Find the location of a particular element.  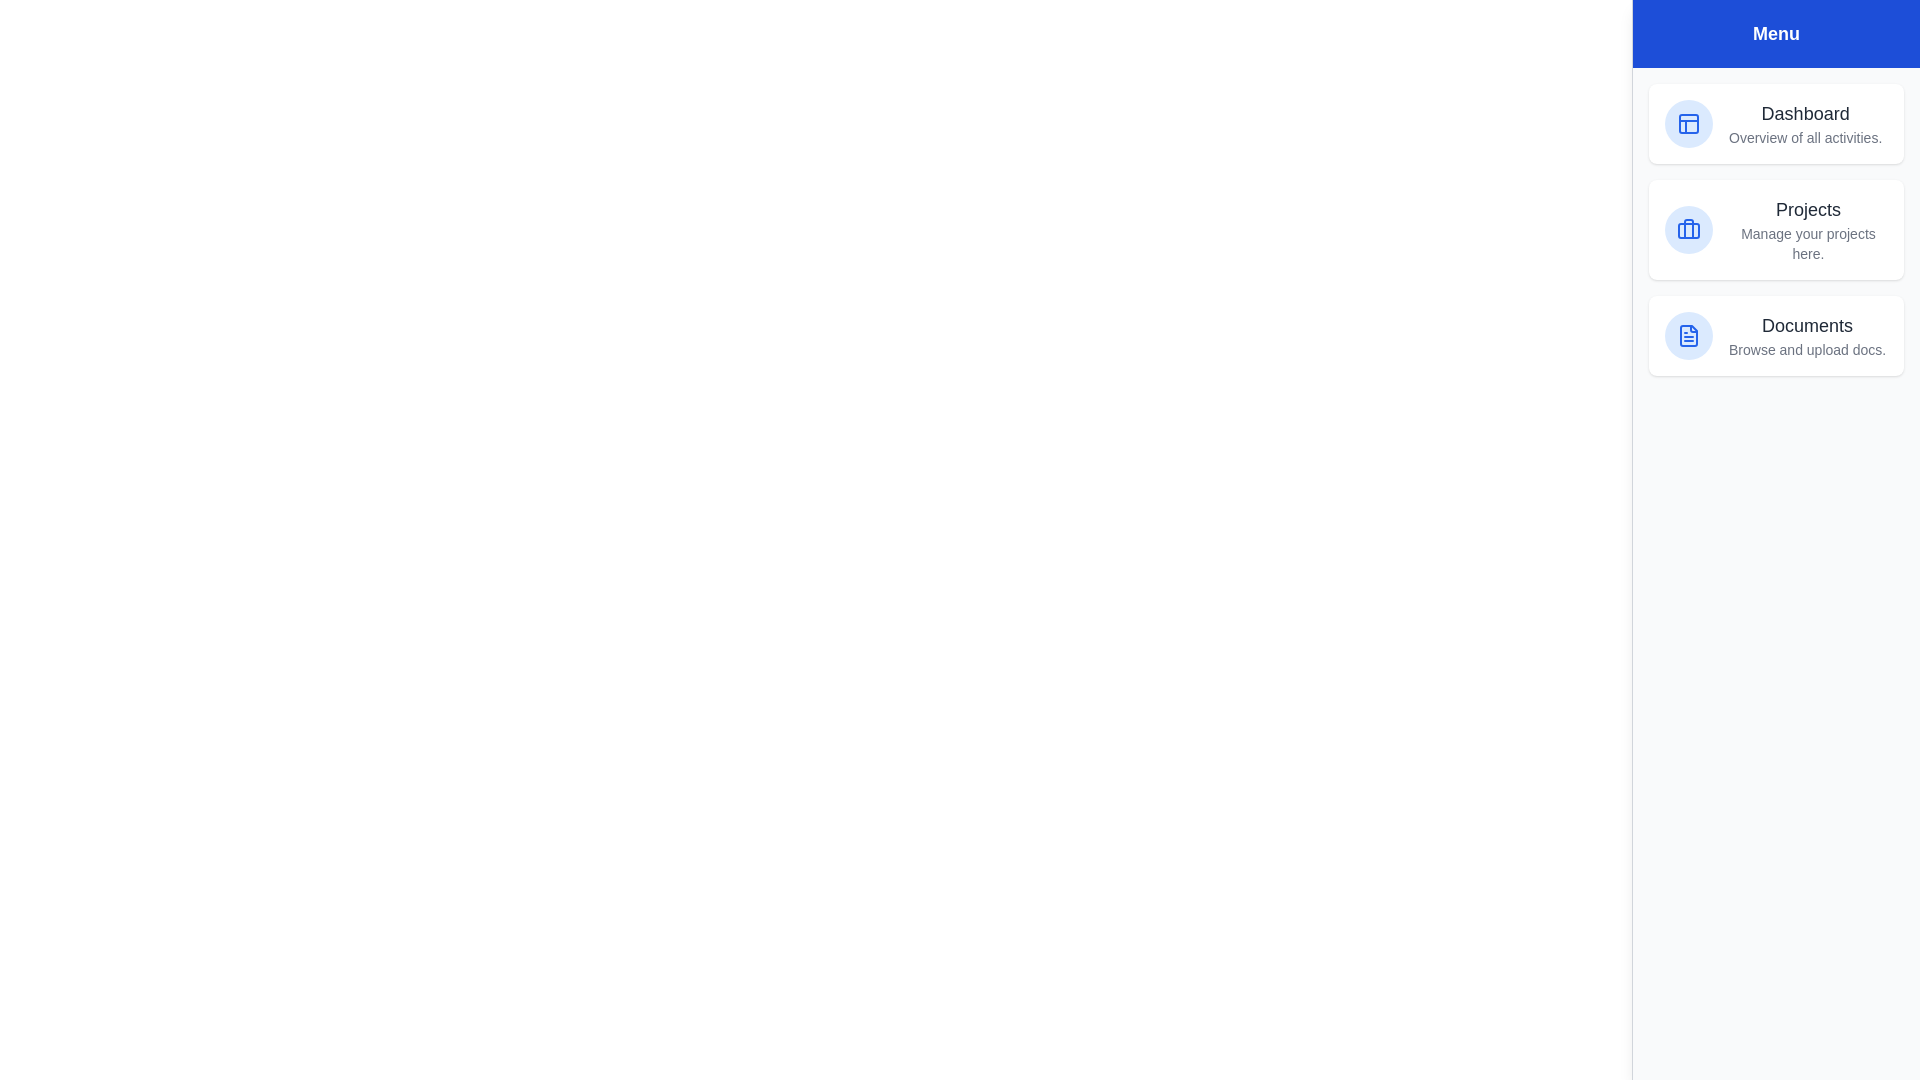

toggle button located at the top-right corner of the interface to toggle the drawer open or closed is located at coordinates (1875, 43).